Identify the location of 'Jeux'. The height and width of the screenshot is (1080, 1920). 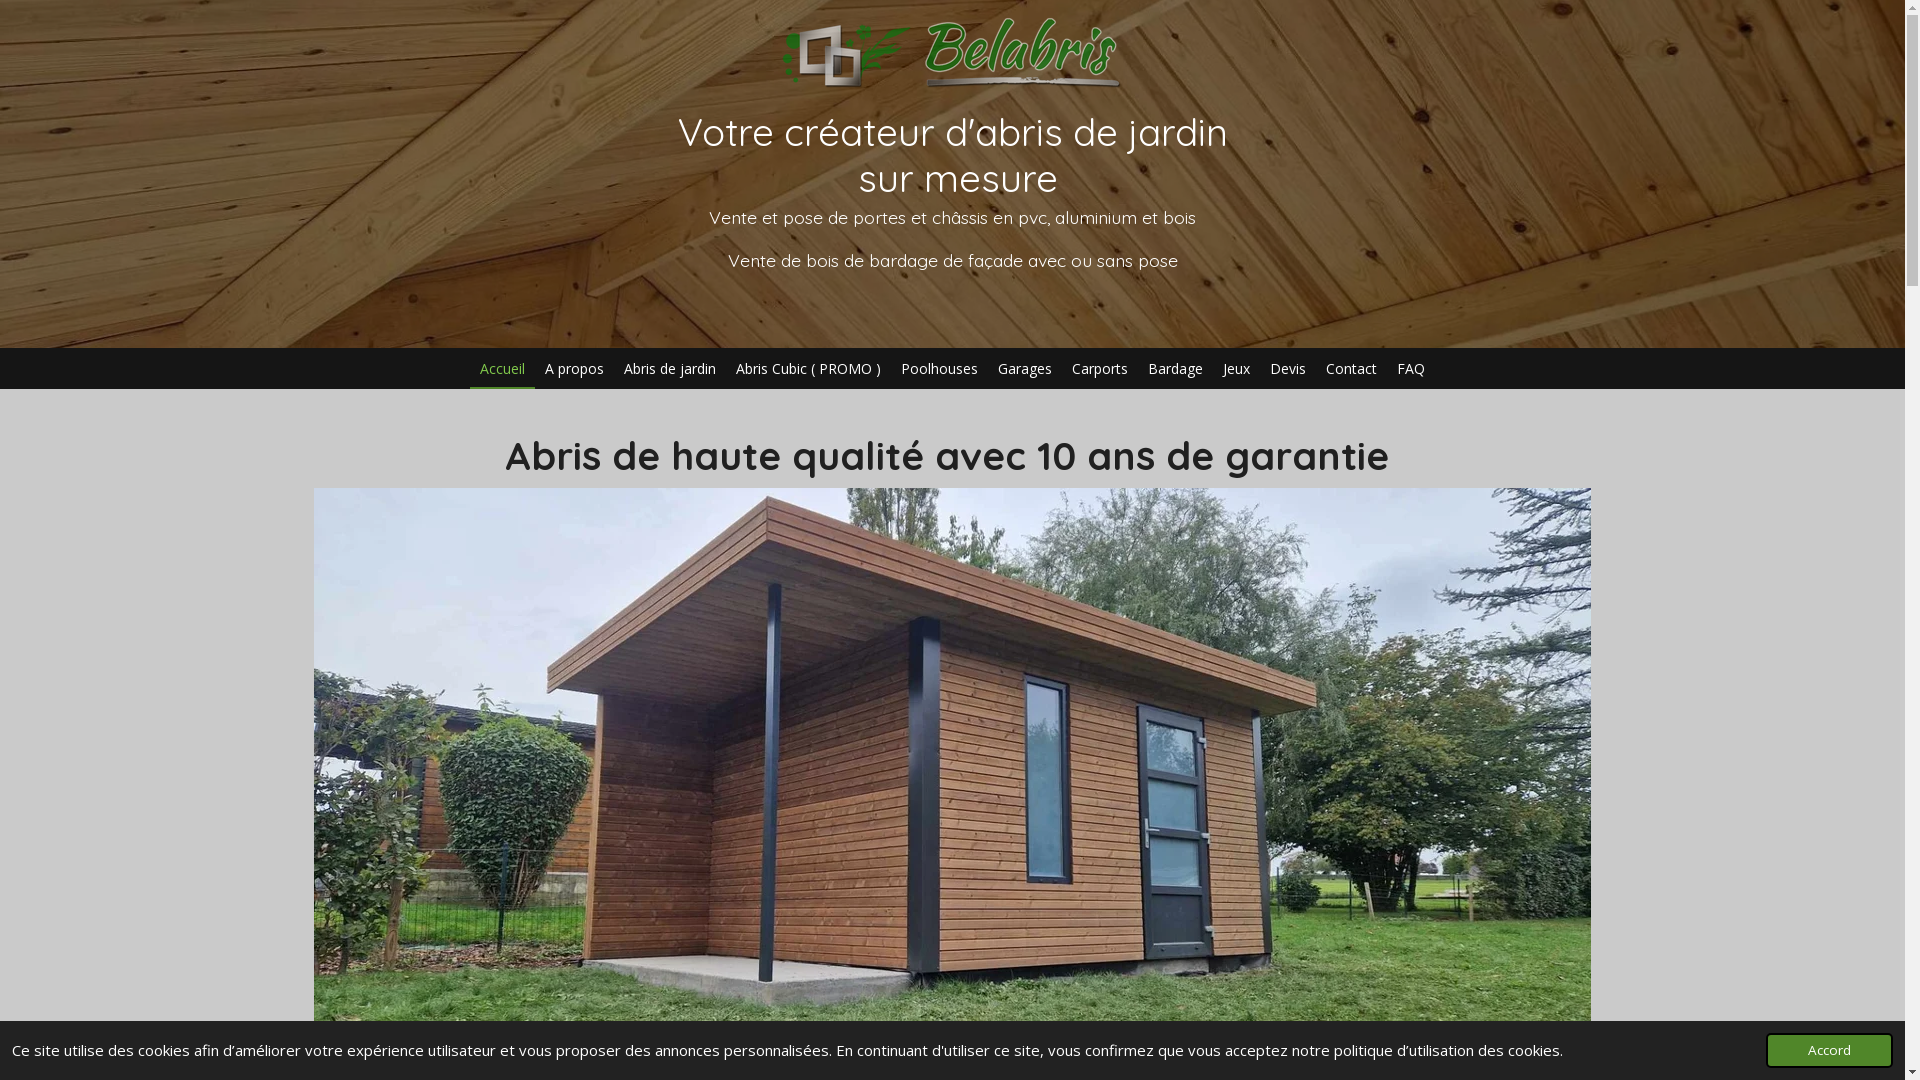
(1235, 367).